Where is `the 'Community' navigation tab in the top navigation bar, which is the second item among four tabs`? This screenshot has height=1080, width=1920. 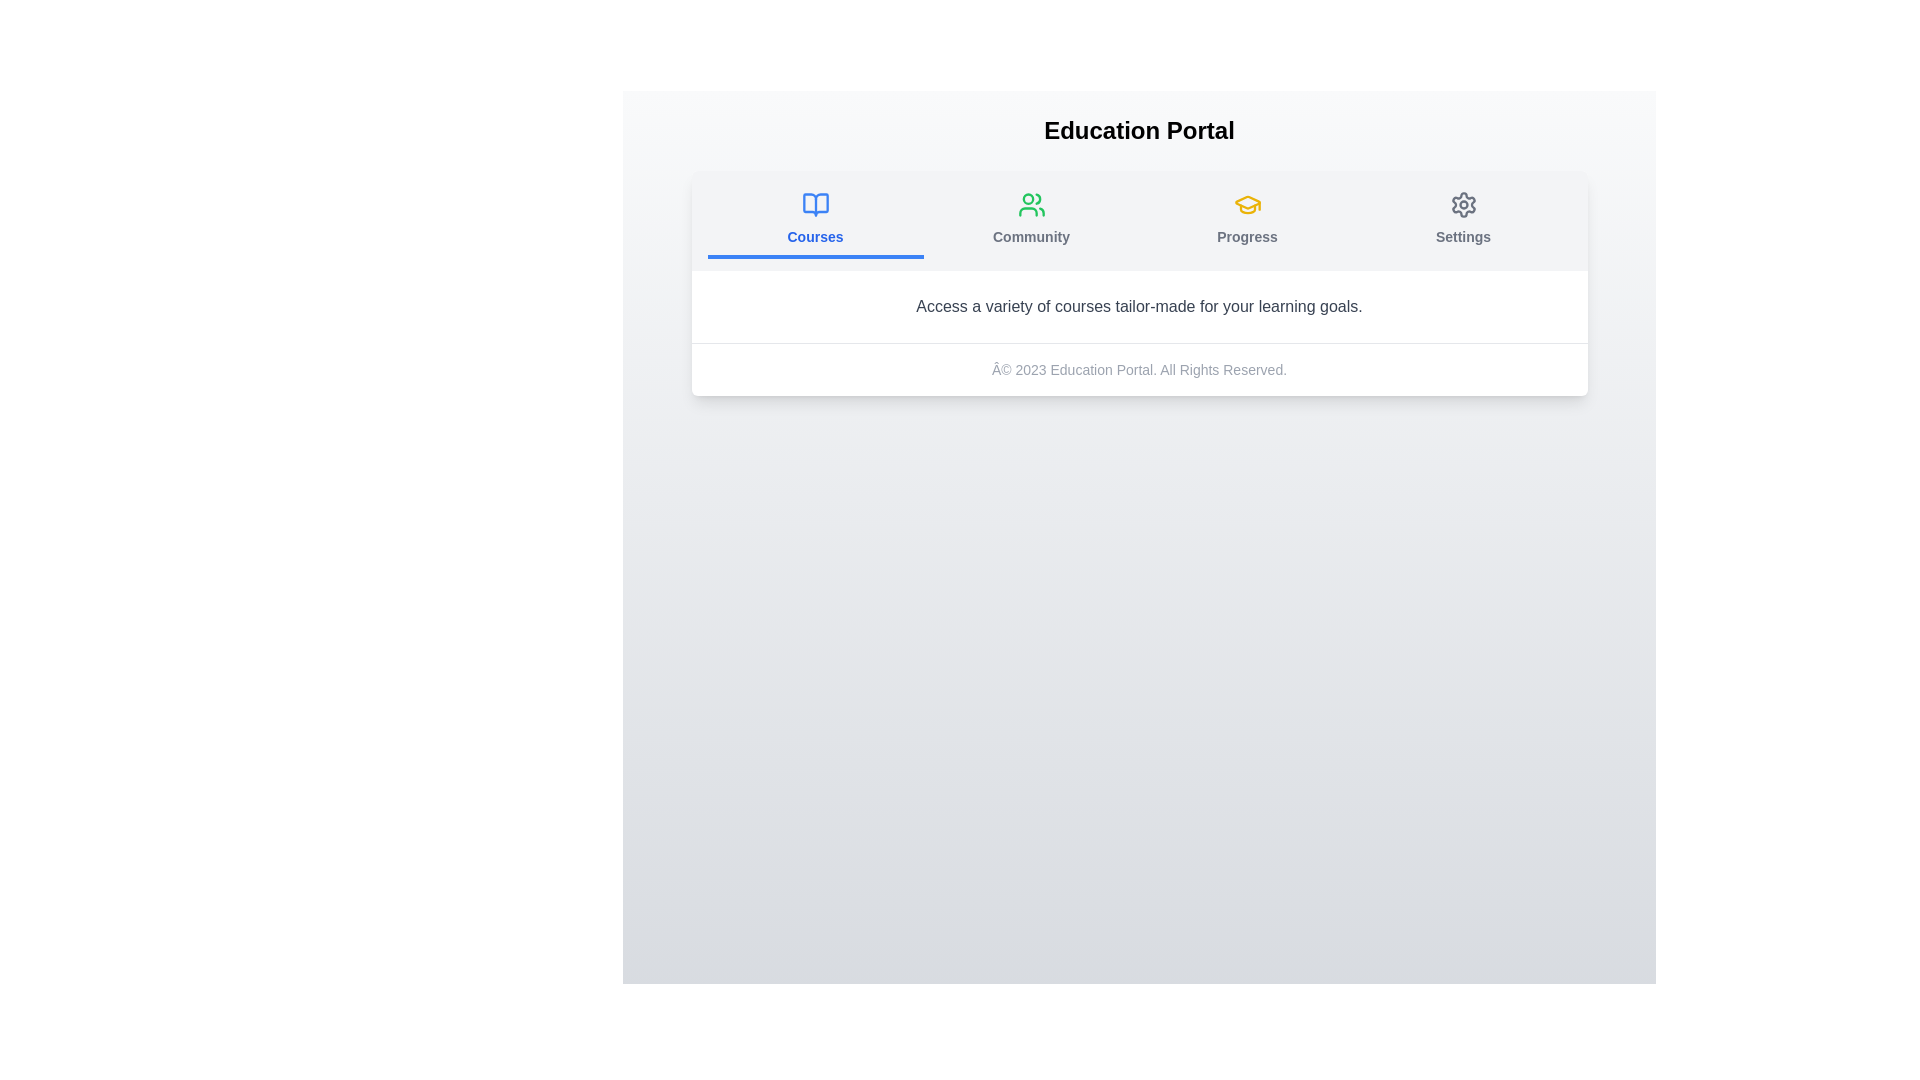 the 'Community' navigation tab in the top navigation bar, which is the second item among four tabs is located at coordinates (1031, 219).